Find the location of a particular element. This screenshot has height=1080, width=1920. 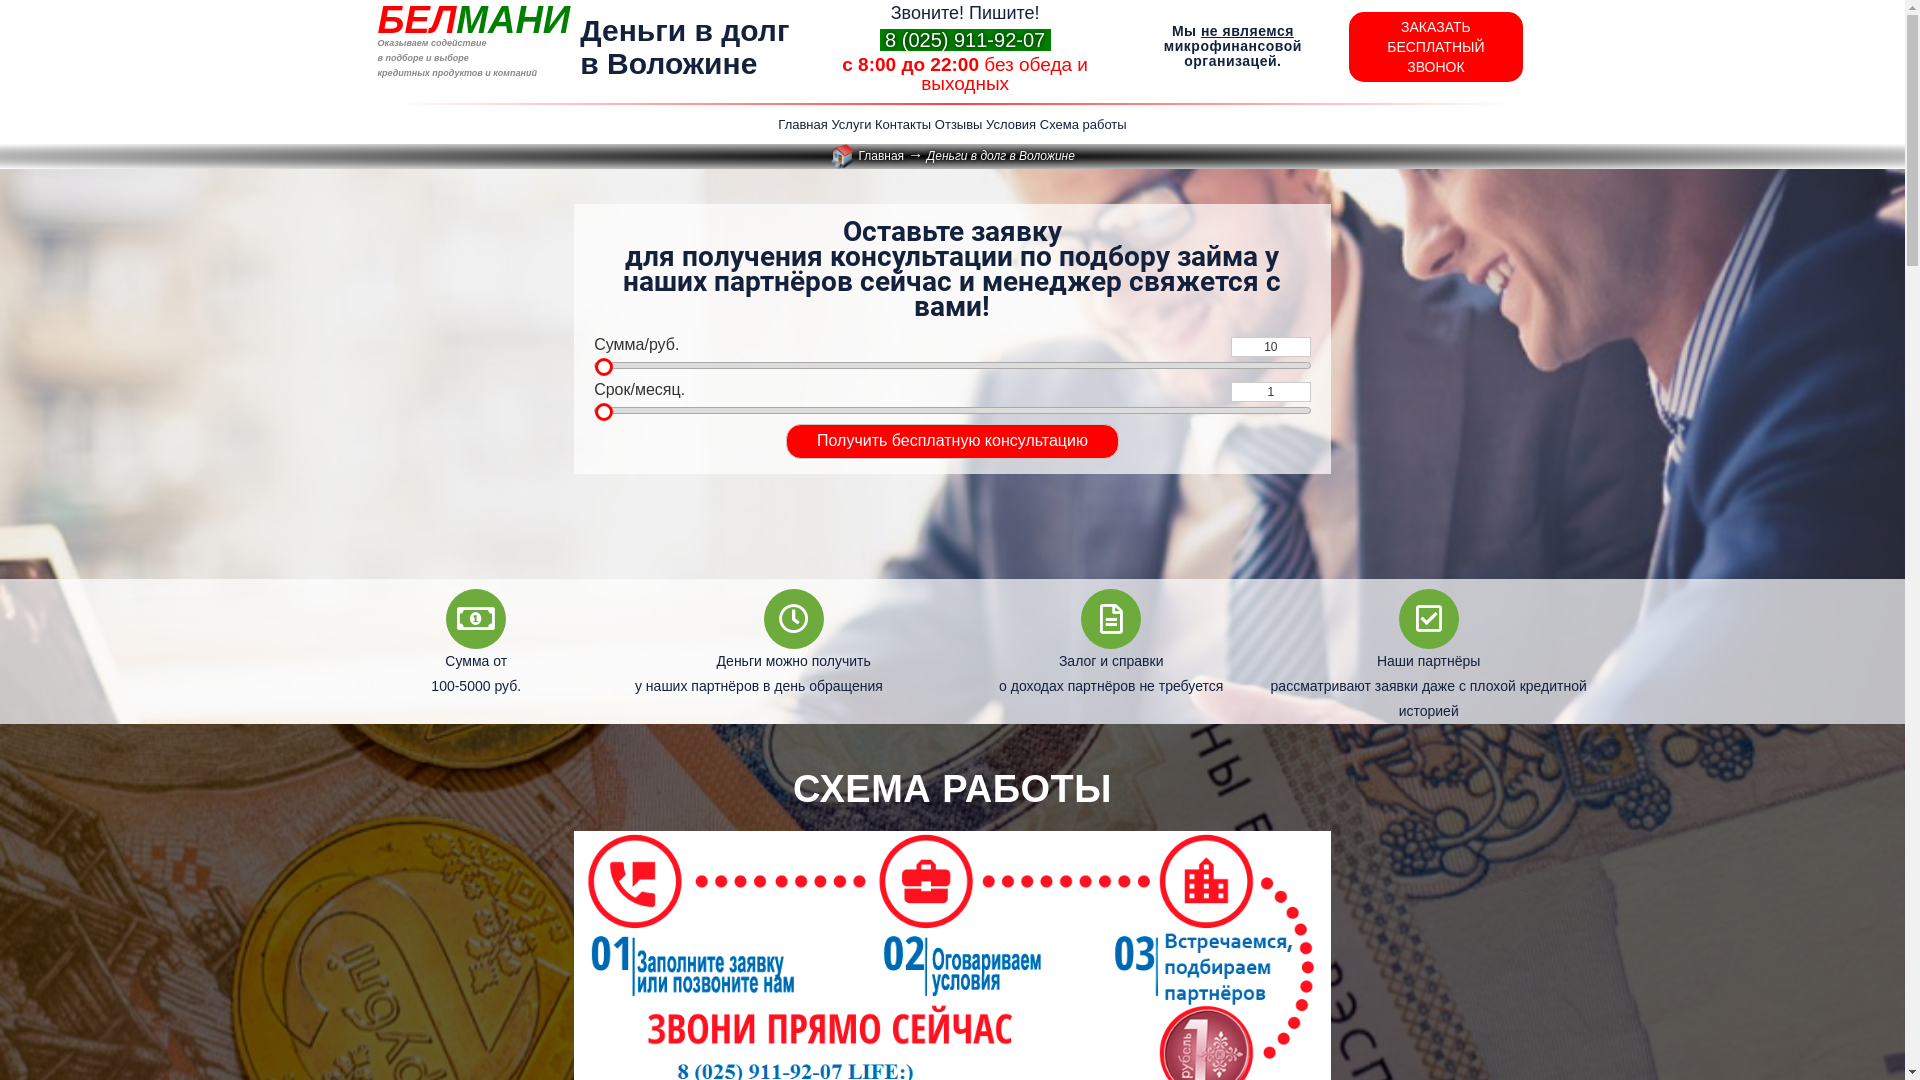

' 8 (025) 911-92-07 ' is located at coordinates (965, 39).